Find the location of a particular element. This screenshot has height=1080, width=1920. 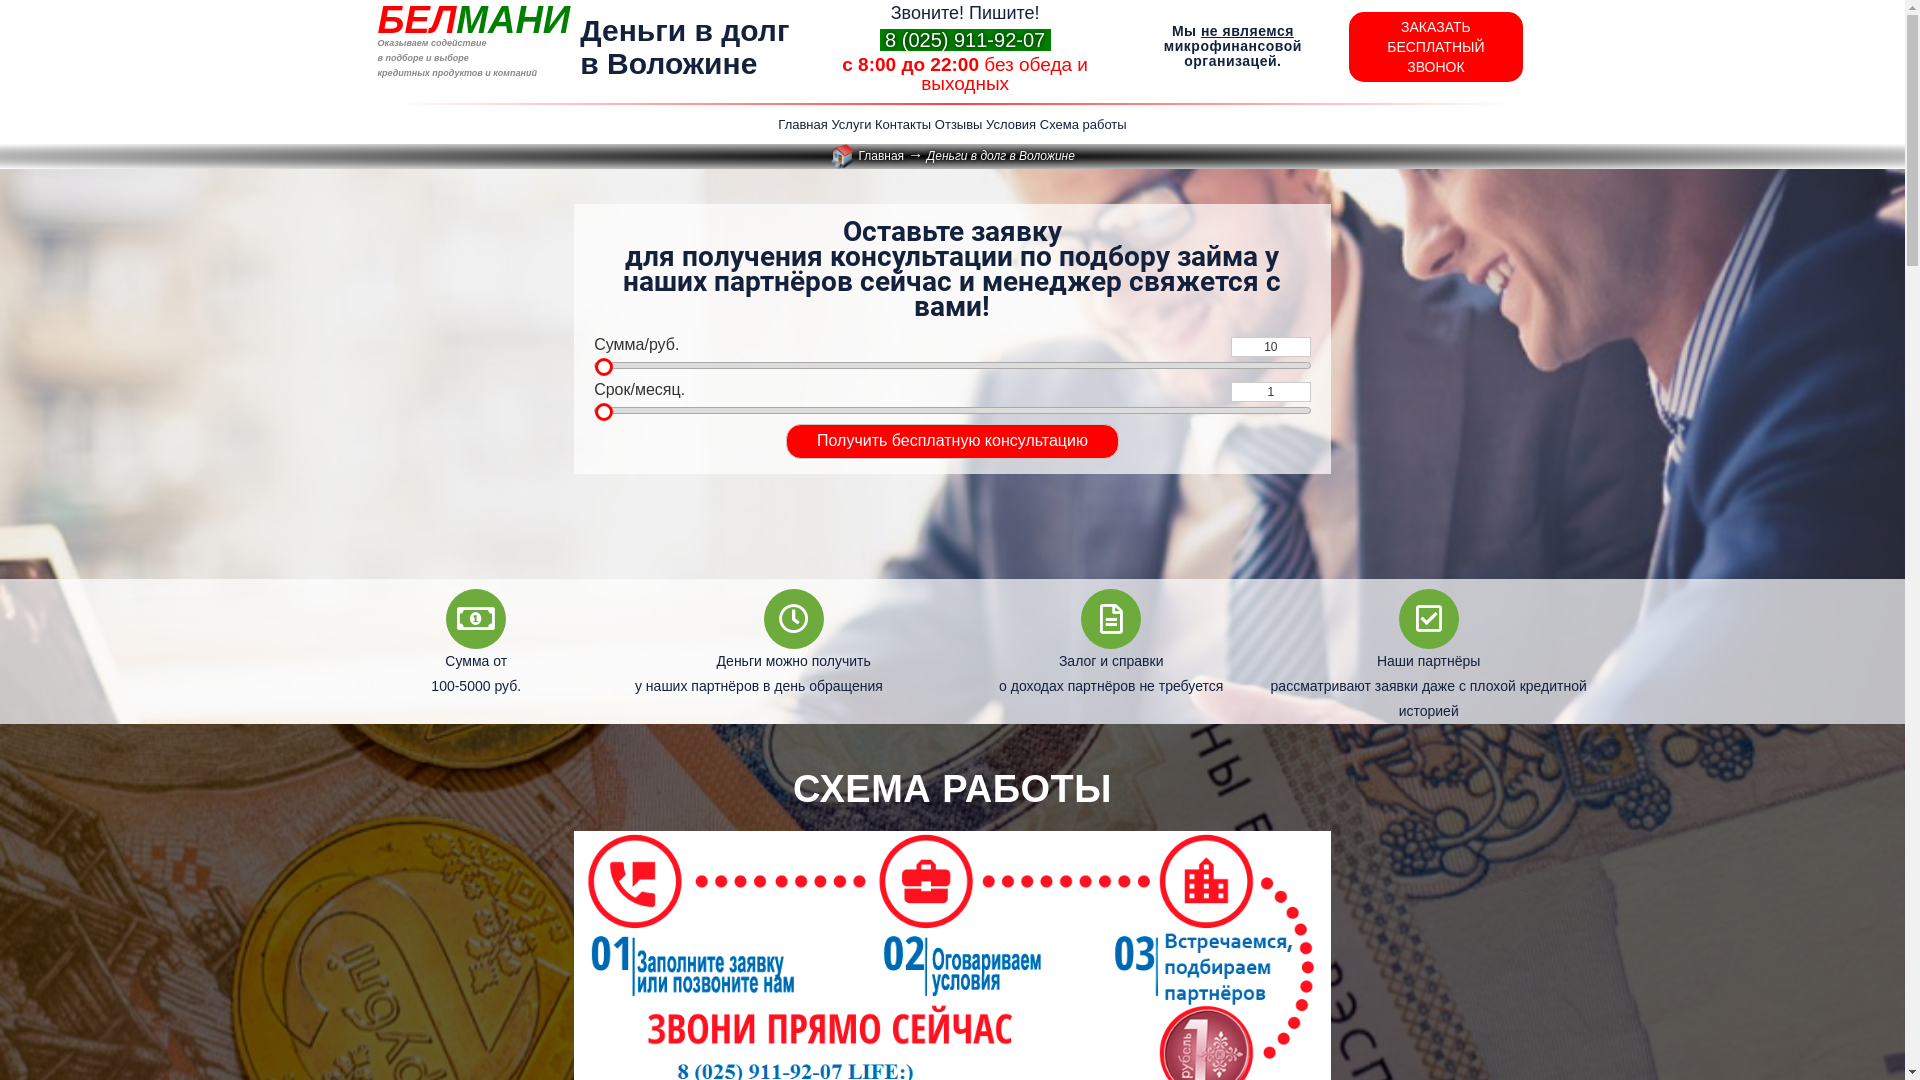

' 8 (025) 911-92-07 ' is located at coordinates (965, 39).